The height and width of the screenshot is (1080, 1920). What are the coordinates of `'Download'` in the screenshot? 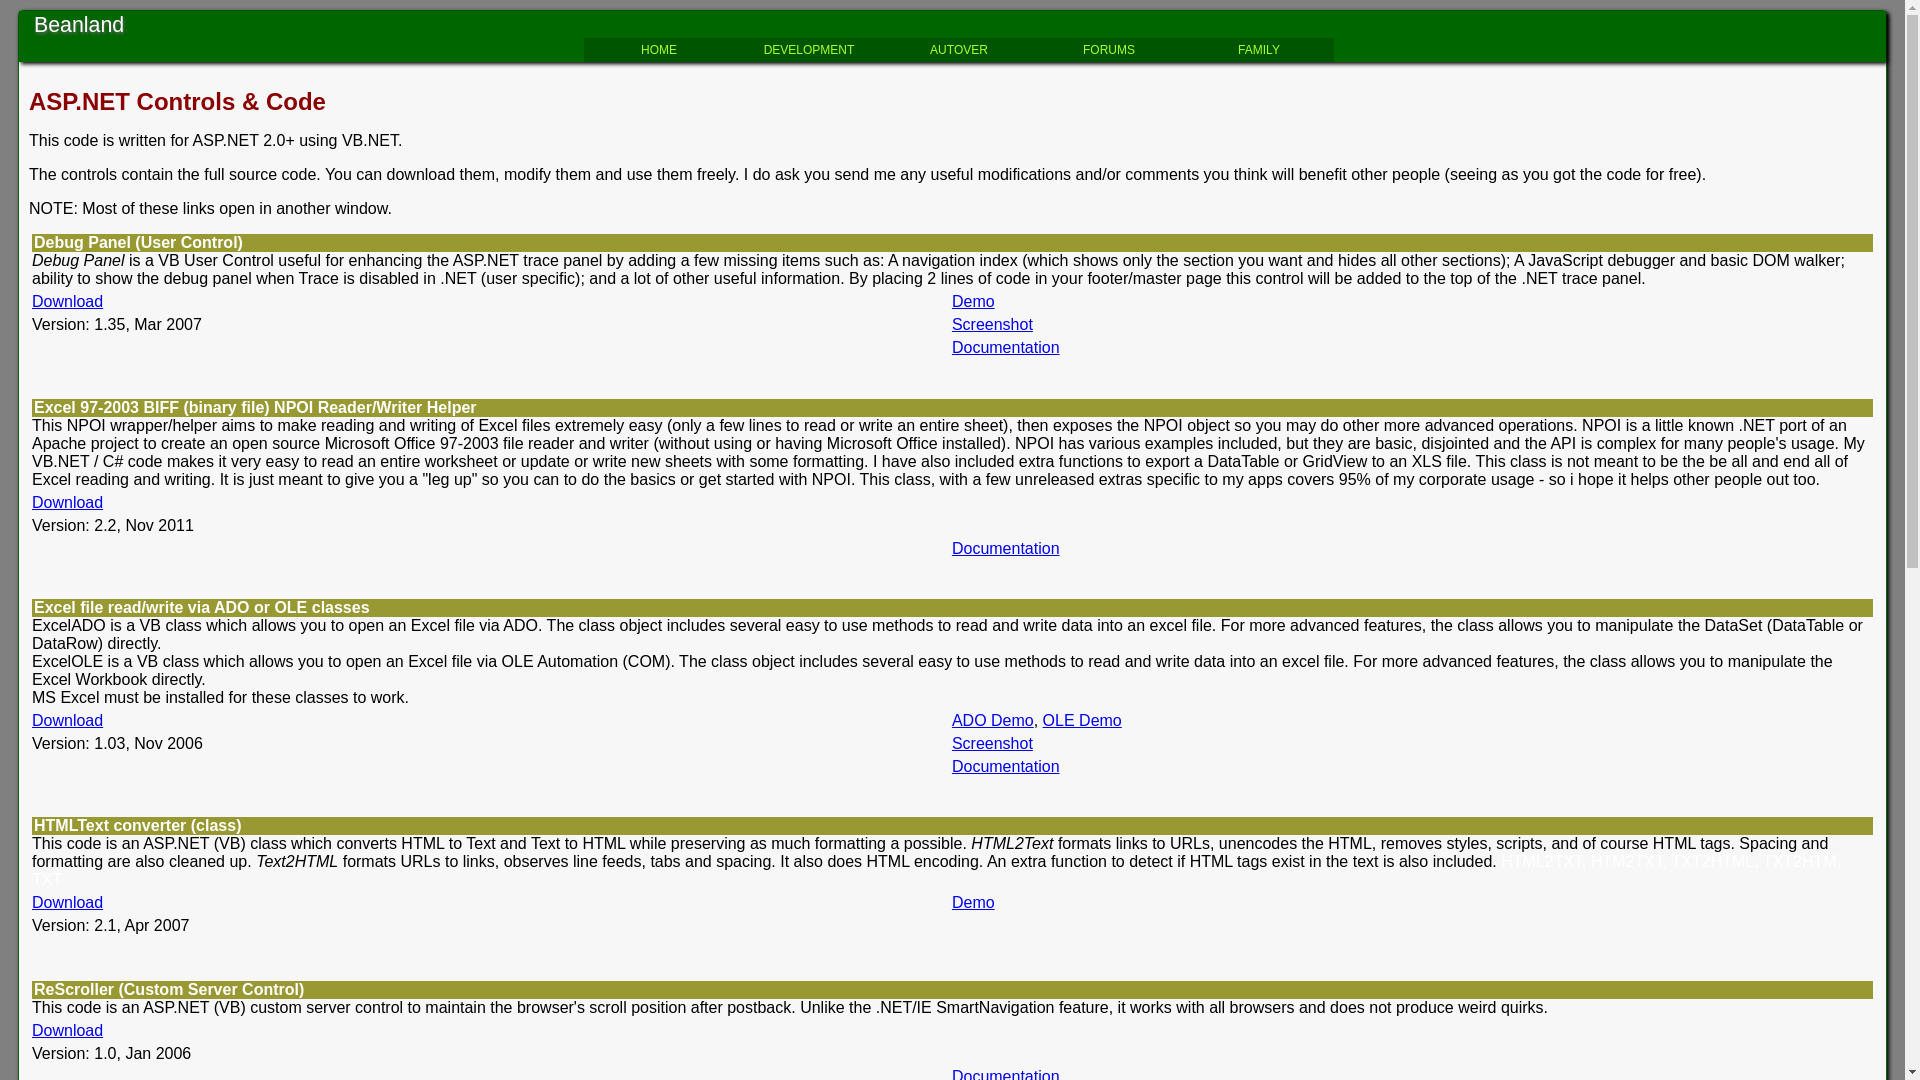 It's located at (32, 720).